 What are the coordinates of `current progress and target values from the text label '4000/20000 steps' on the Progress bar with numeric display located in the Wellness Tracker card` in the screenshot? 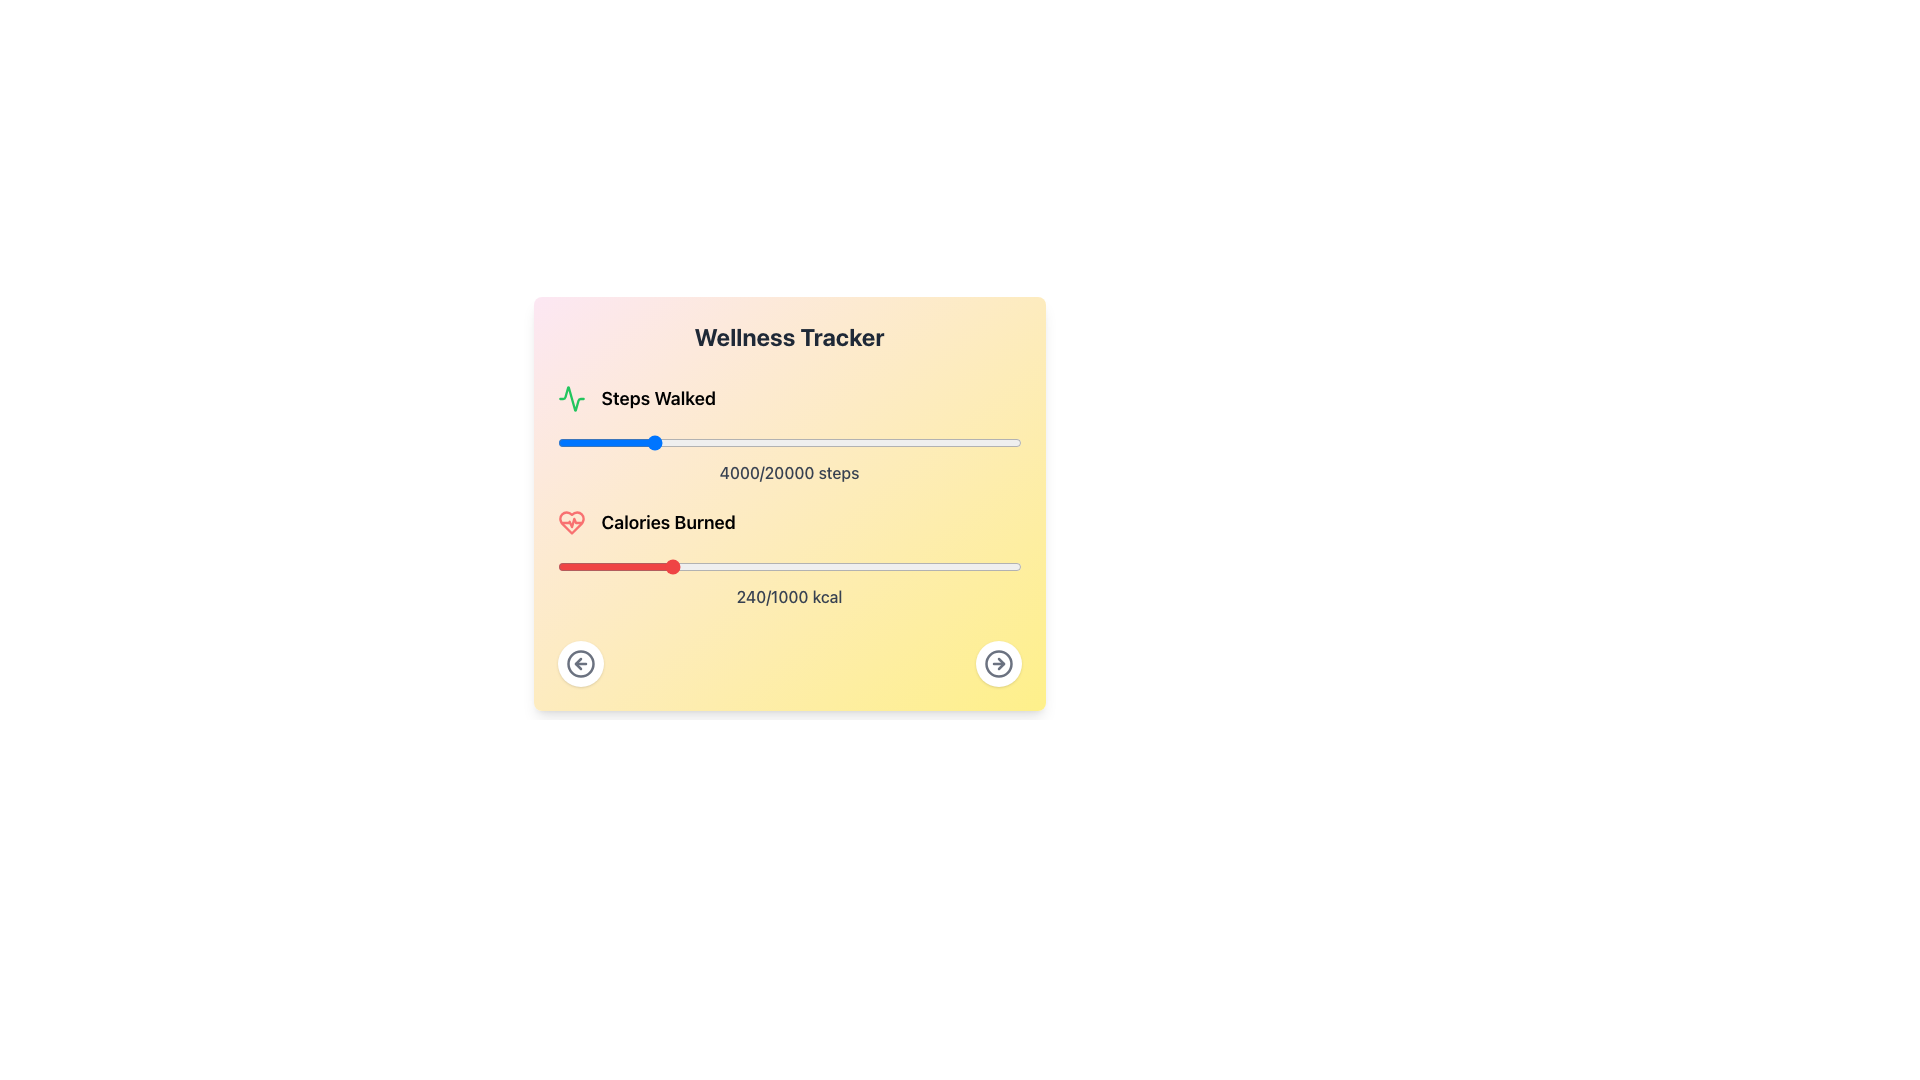 It's located at (788, 434).